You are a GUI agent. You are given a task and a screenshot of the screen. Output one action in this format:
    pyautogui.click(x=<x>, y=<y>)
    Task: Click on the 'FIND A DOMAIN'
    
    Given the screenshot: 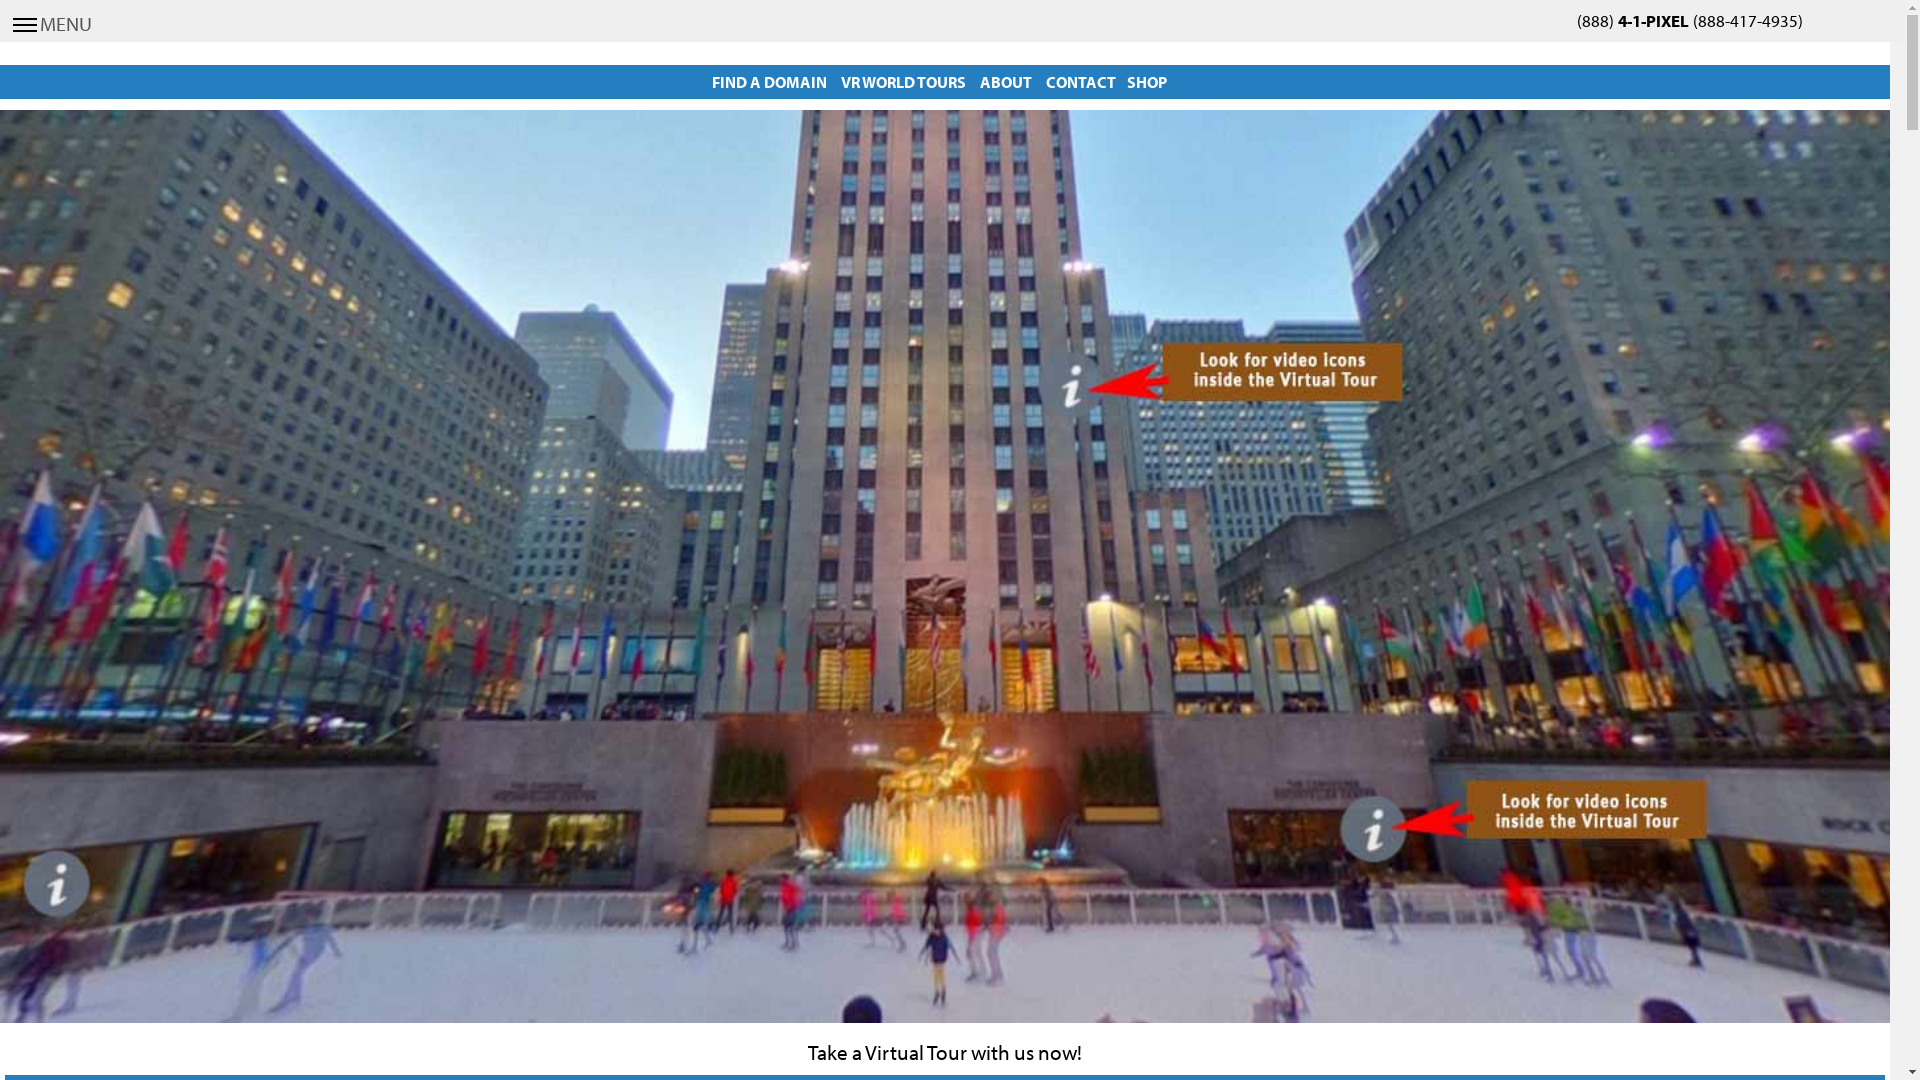 What is the action you would take?
    pyautogui.click(x=768, y=80)
    